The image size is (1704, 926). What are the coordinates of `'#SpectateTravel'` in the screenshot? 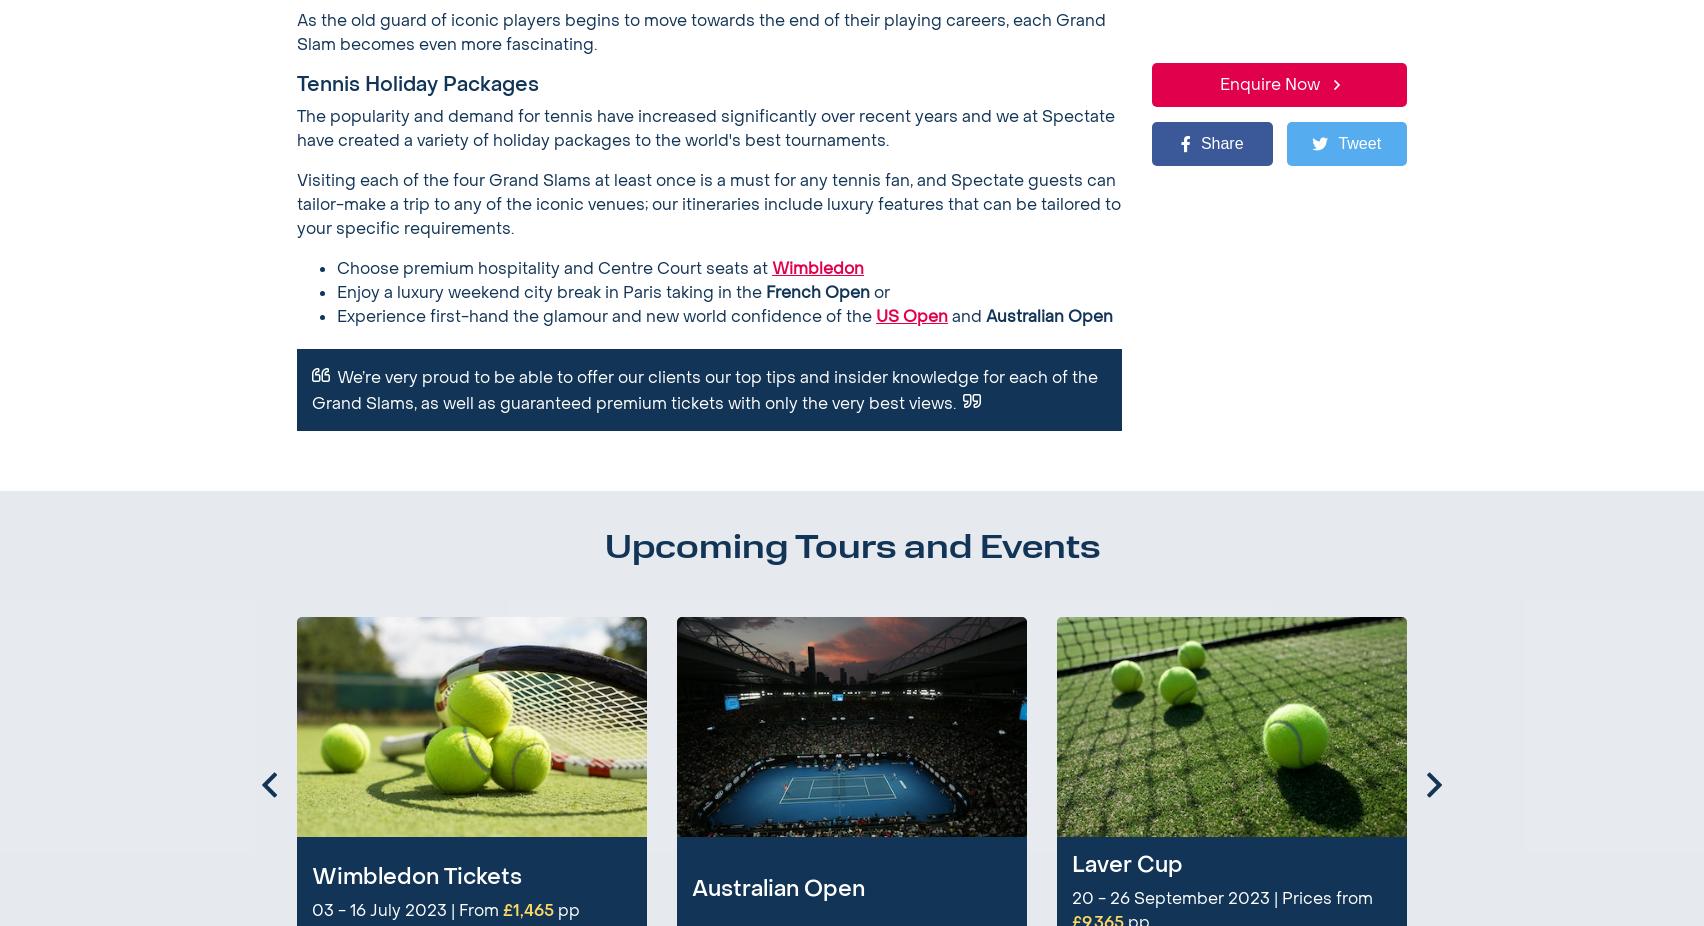 It's located at (1278, 792).